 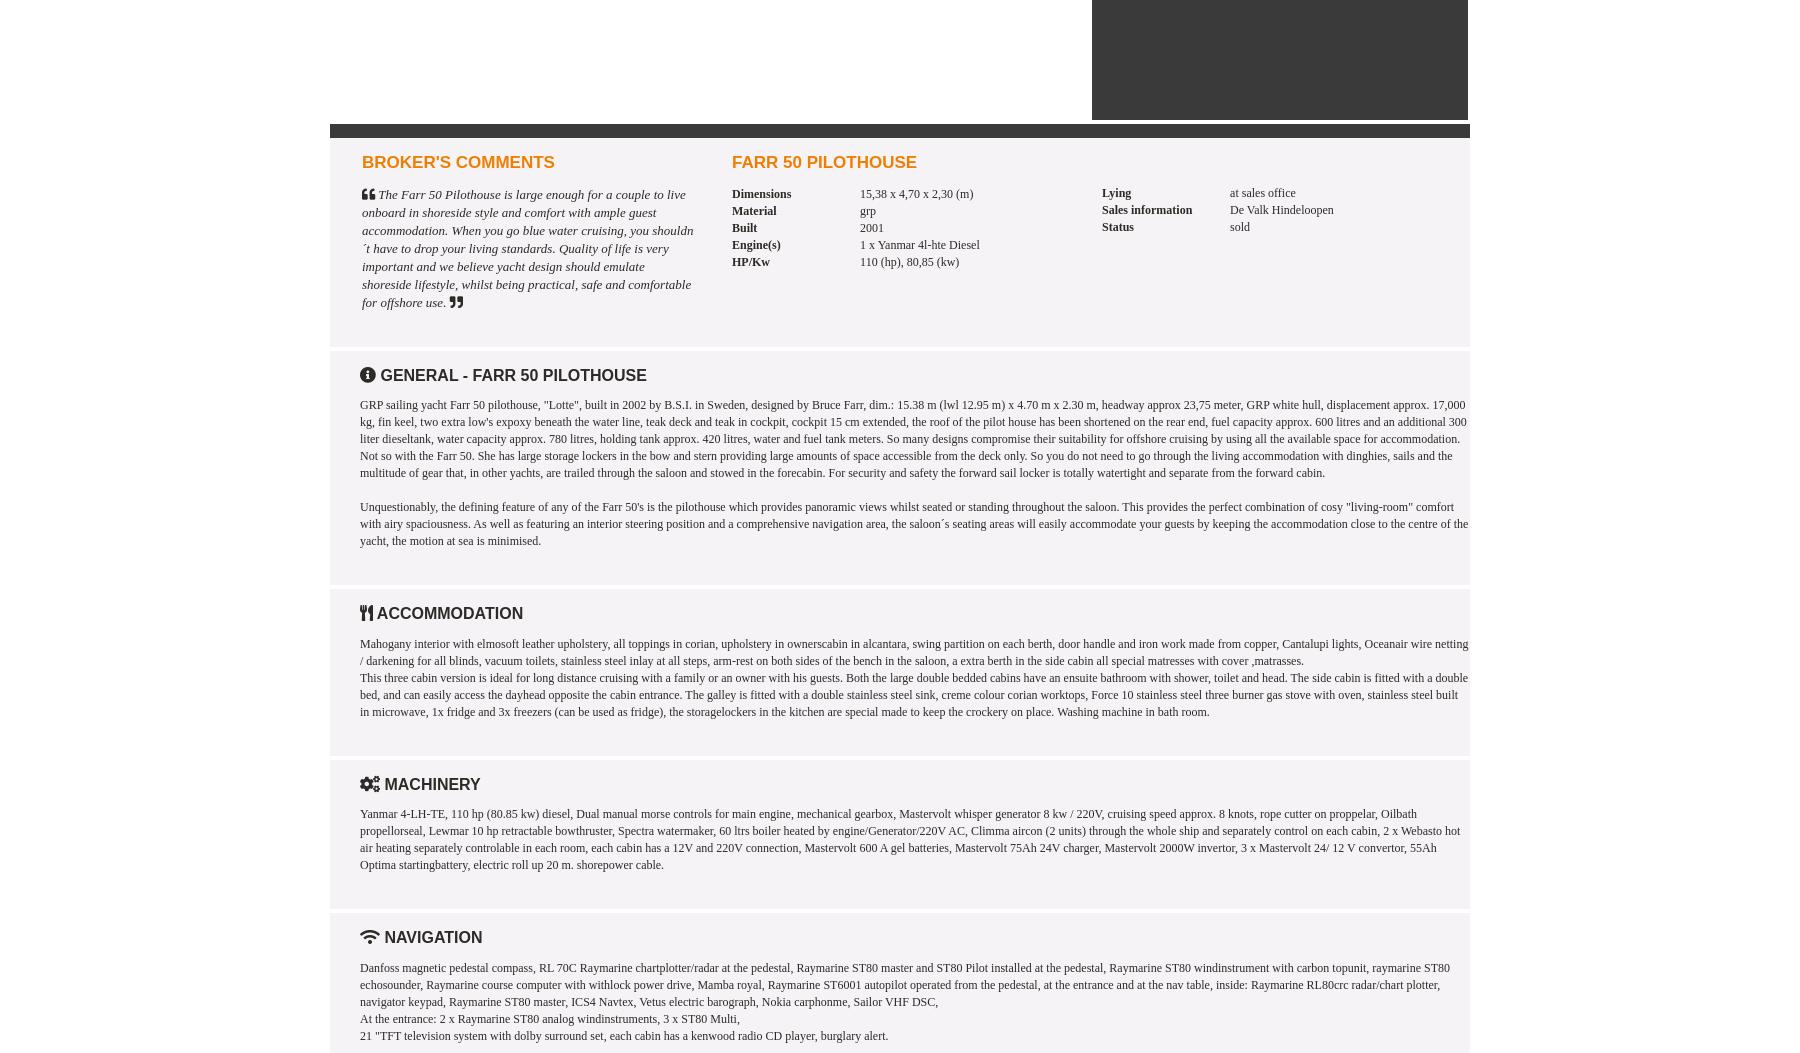 I want to click on 'Accommodation', so click(x=448, y=613).